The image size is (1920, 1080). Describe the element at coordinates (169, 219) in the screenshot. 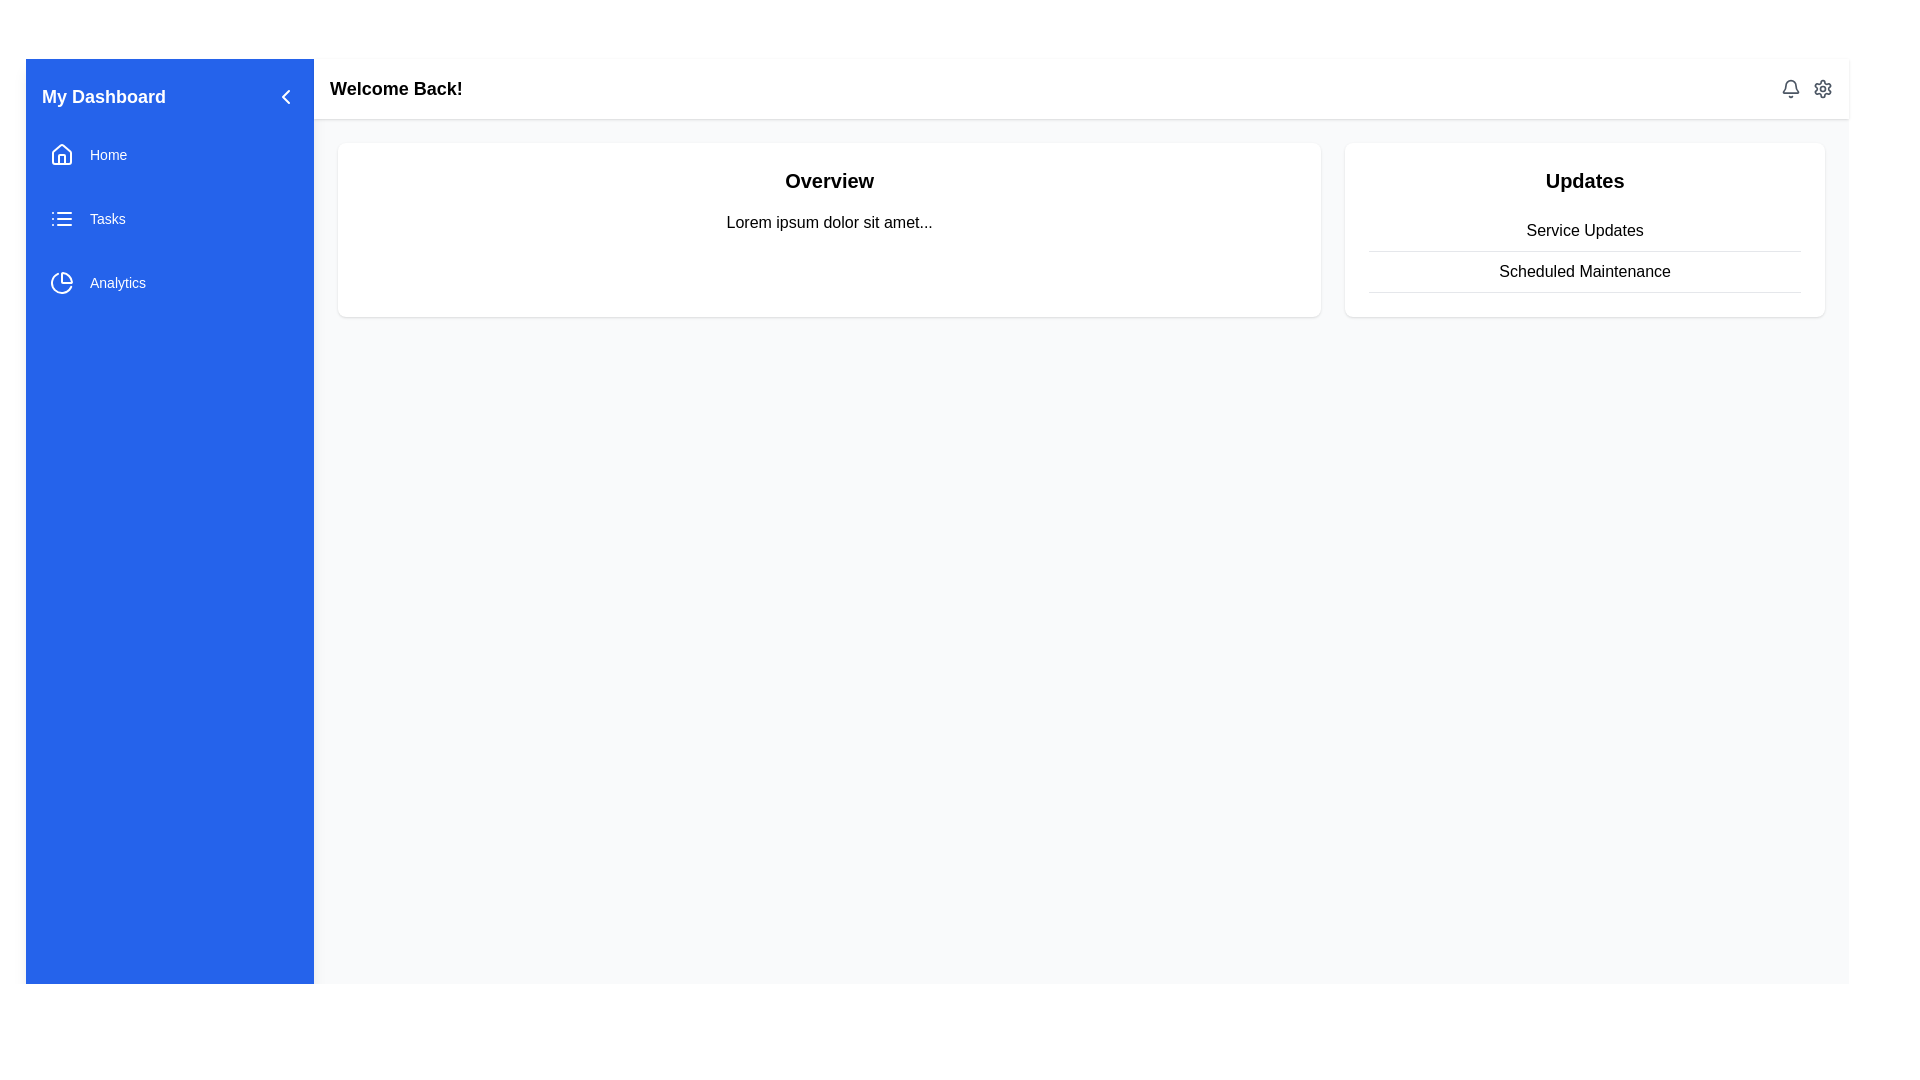

I see `the 'Tasks' menu item in the sidebar of the dashboard` at that location.